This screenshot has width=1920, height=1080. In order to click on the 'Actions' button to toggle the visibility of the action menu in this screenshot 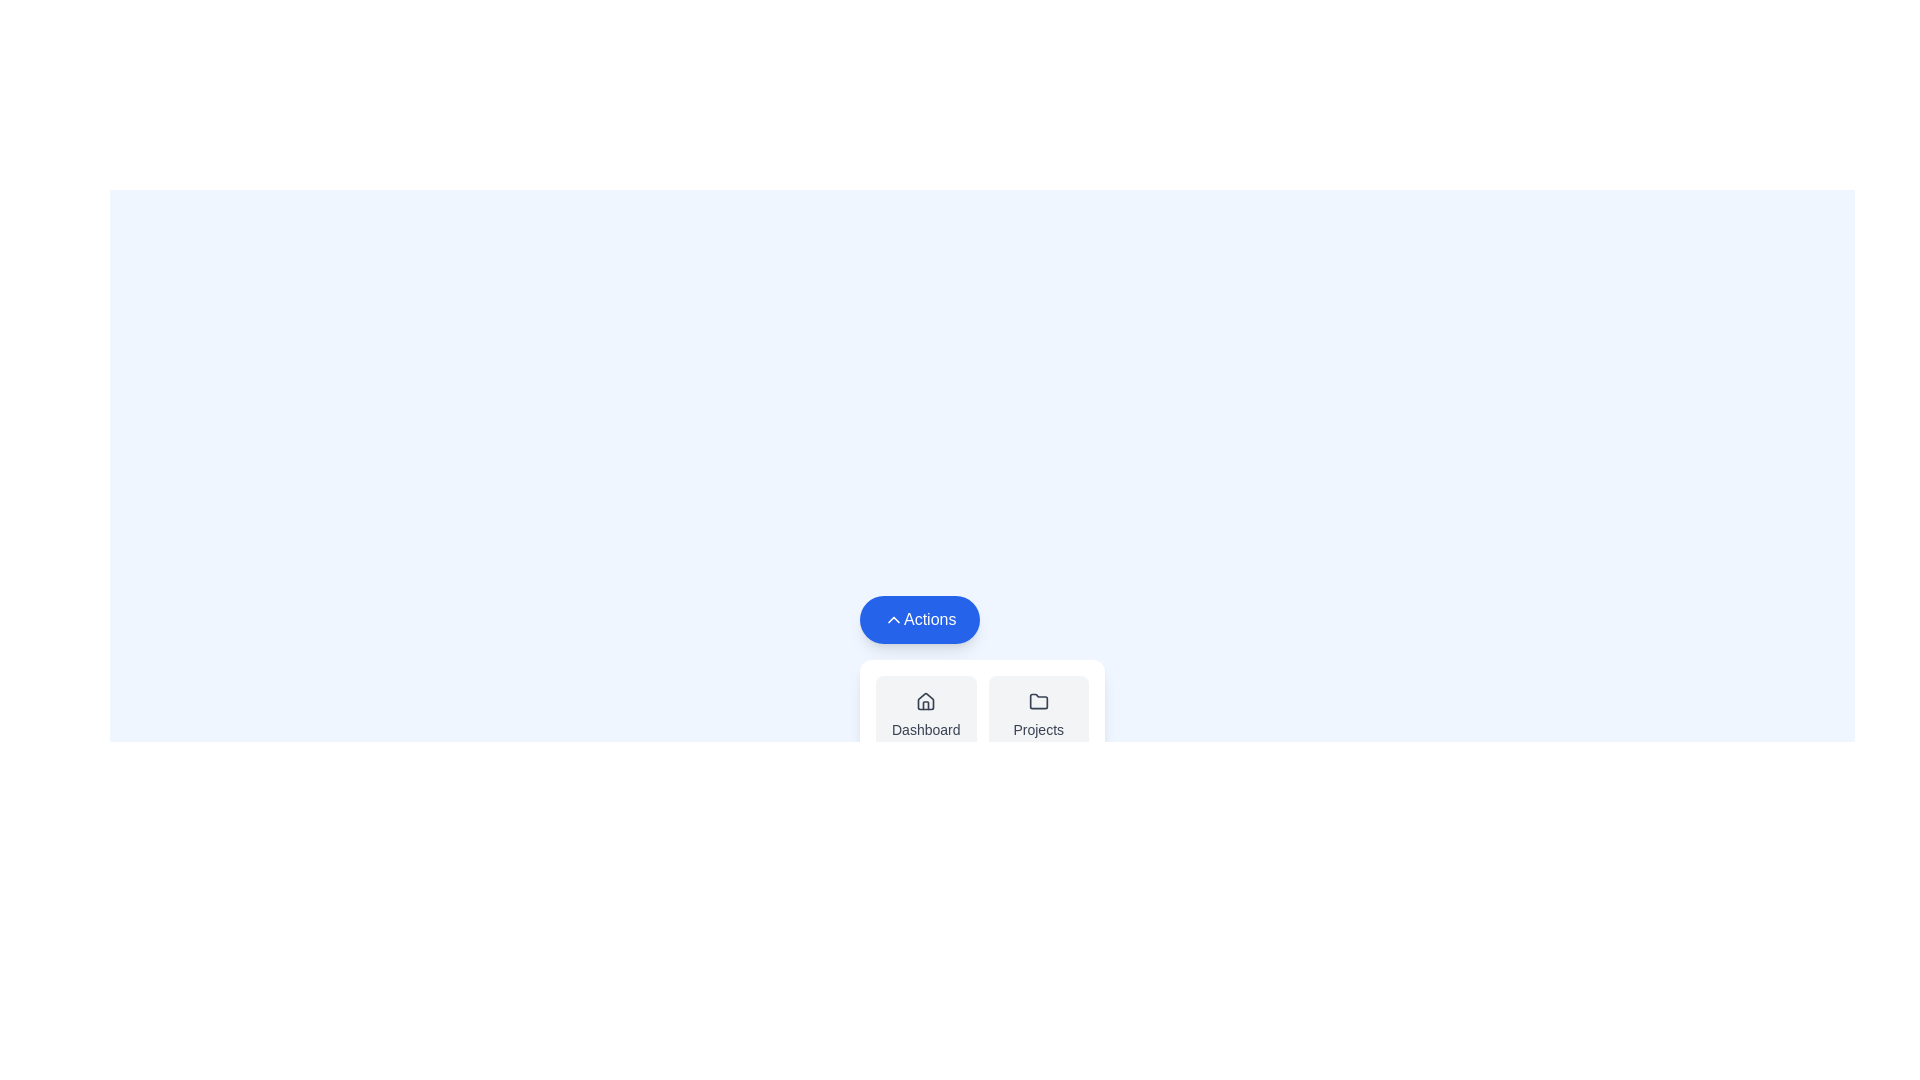, I will do `click(919, 619)`.